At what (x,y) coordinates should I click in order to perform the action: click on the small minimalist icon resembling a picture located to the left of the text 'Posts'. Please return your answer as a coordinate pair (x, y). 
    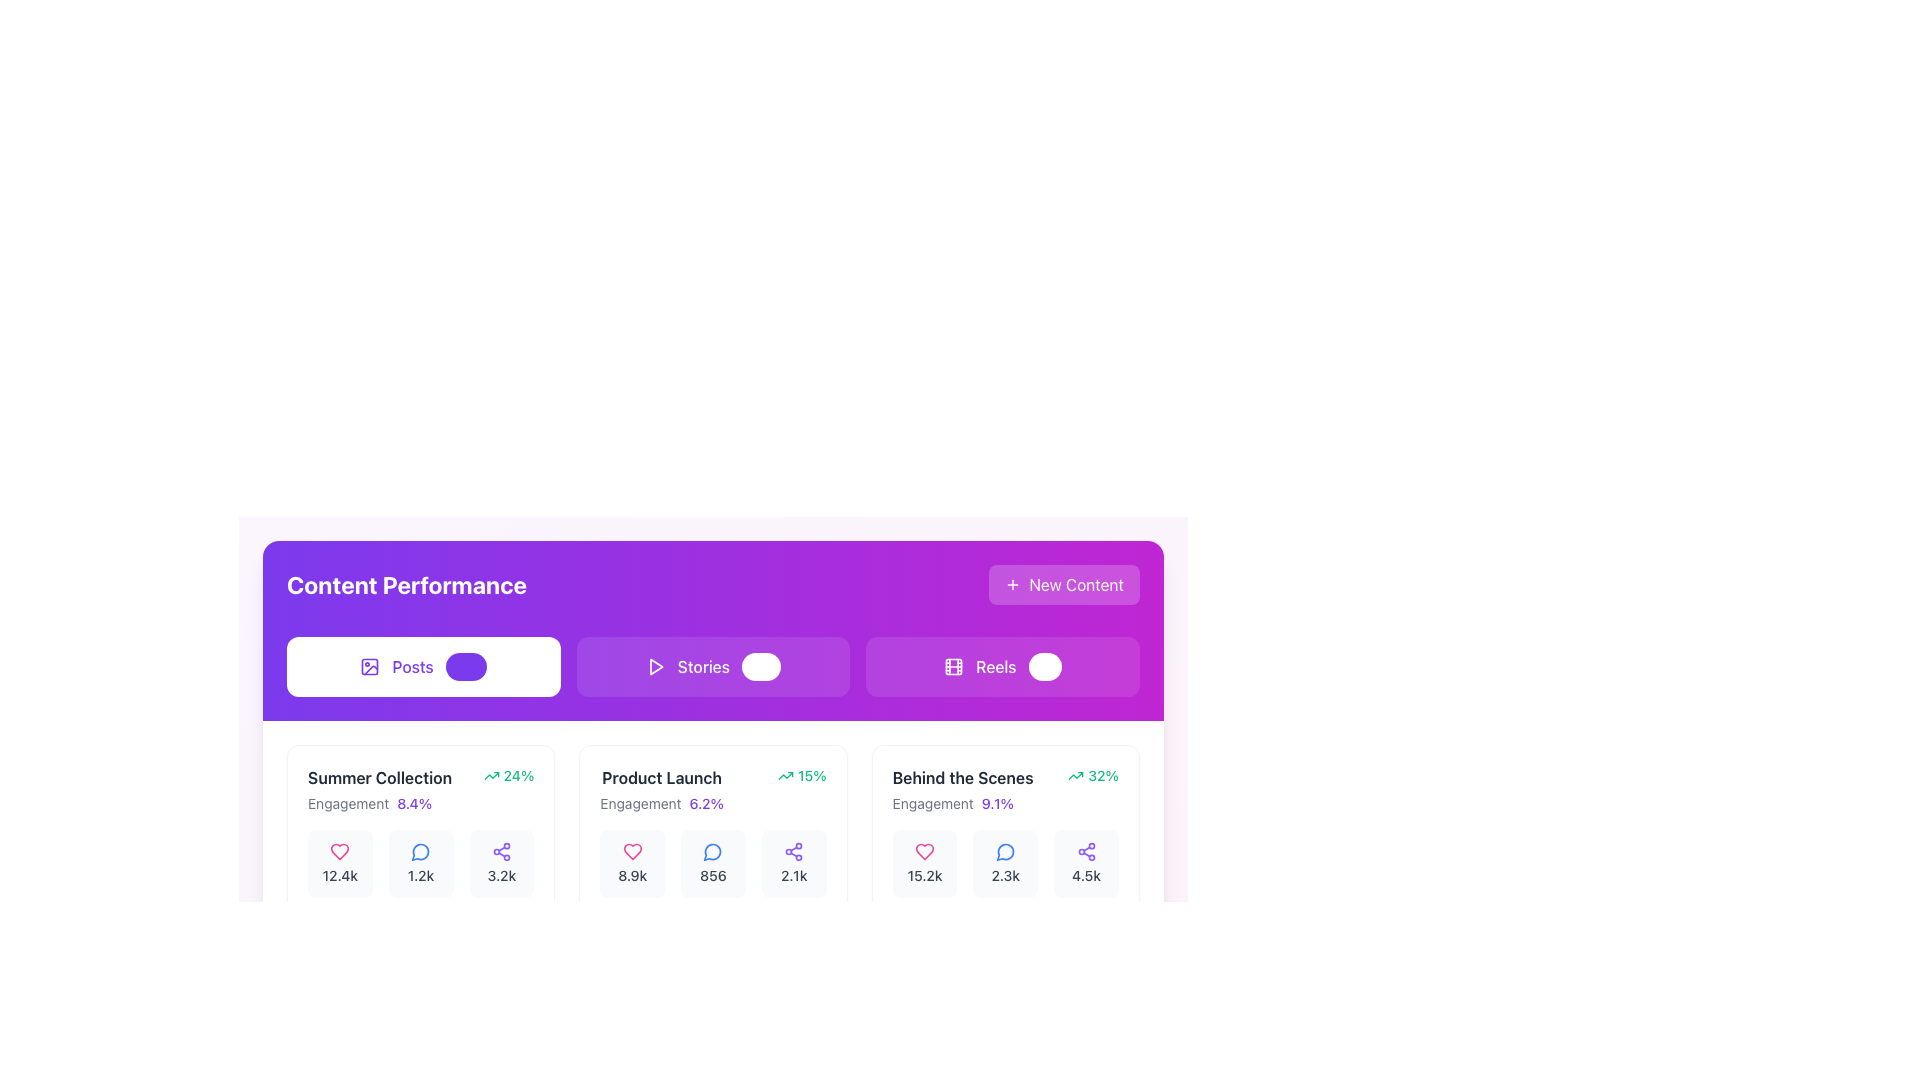
    Looking at the image, I should click on (370, 667).